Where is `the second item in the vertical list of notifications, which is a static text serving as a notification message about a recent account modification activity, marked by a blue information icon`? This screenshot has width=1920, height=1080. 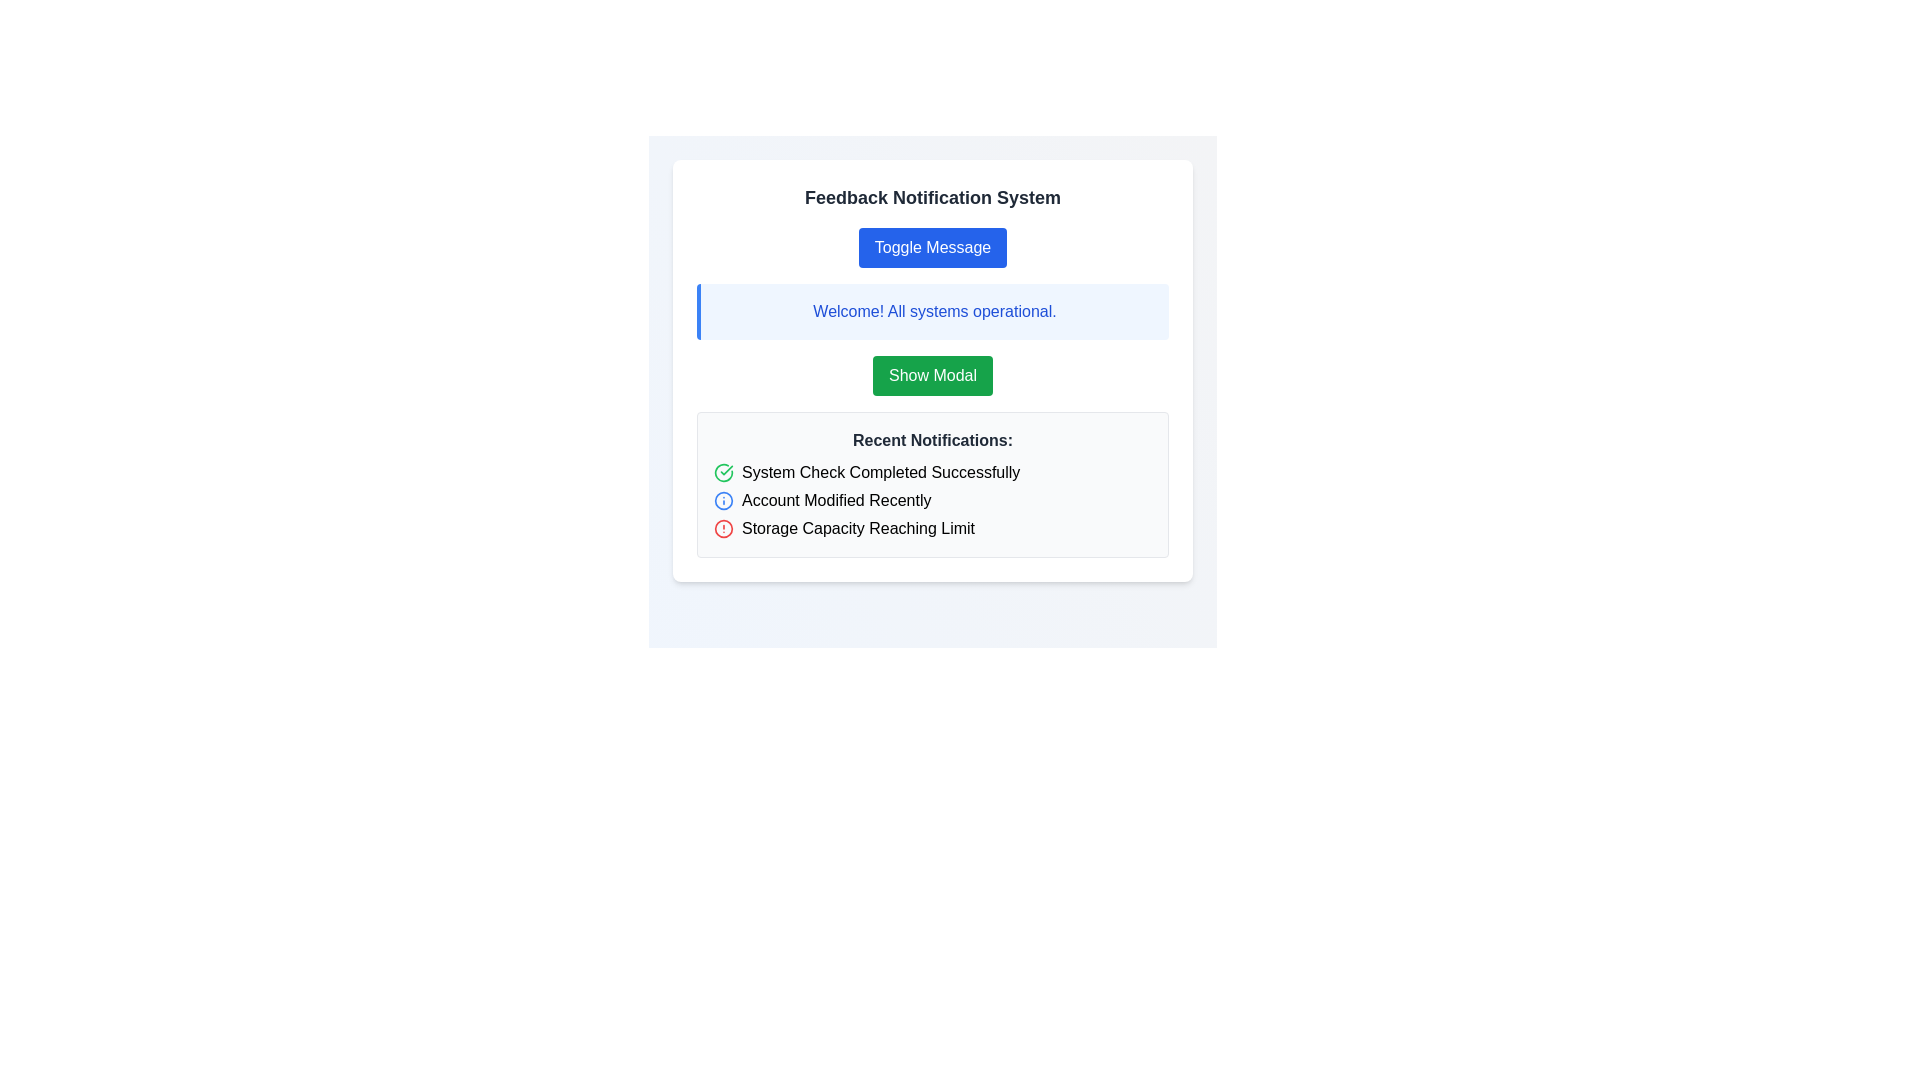
the second item in the vertical list of notifications, which is a static text serving as a notification message about a recent account modification activity, marked by a blue information icon is located at coordinates (836, 500).